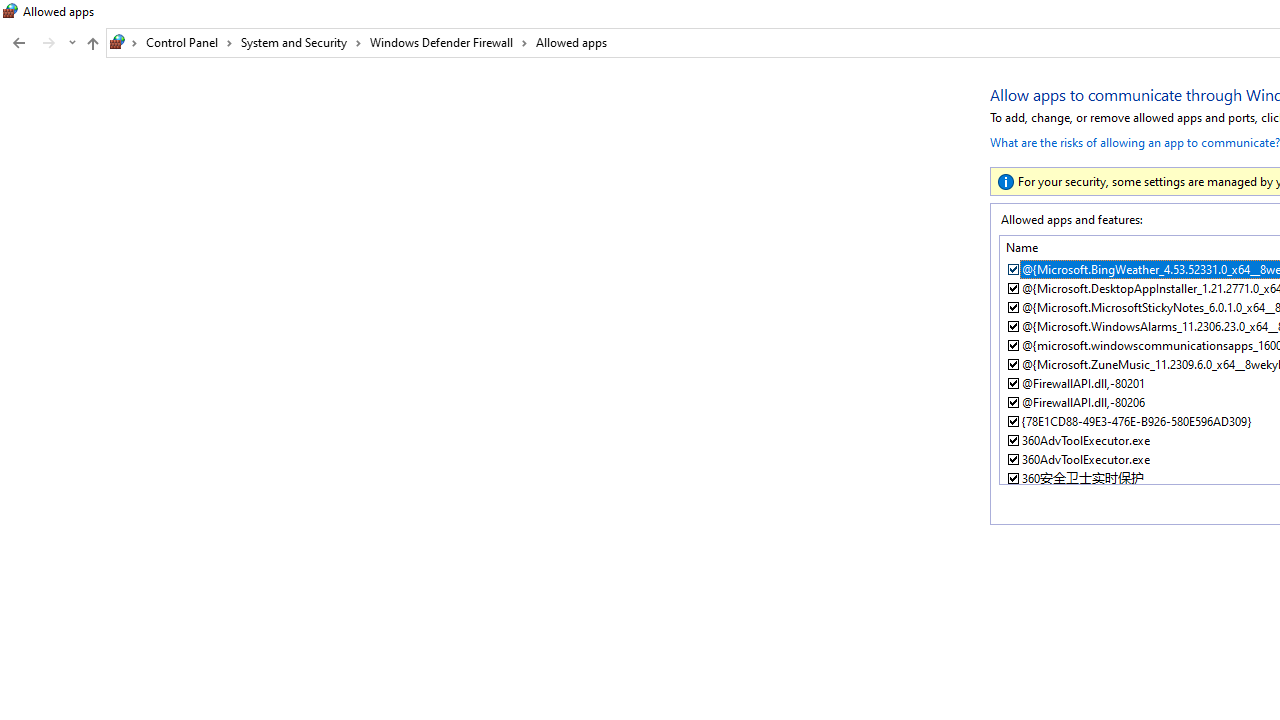 The height and width of the screenshot is (720, 1280). What do you see at coordinates (300, 42) in the screenshot?
I see `'System and Security'` at bounding box center [300, 42].